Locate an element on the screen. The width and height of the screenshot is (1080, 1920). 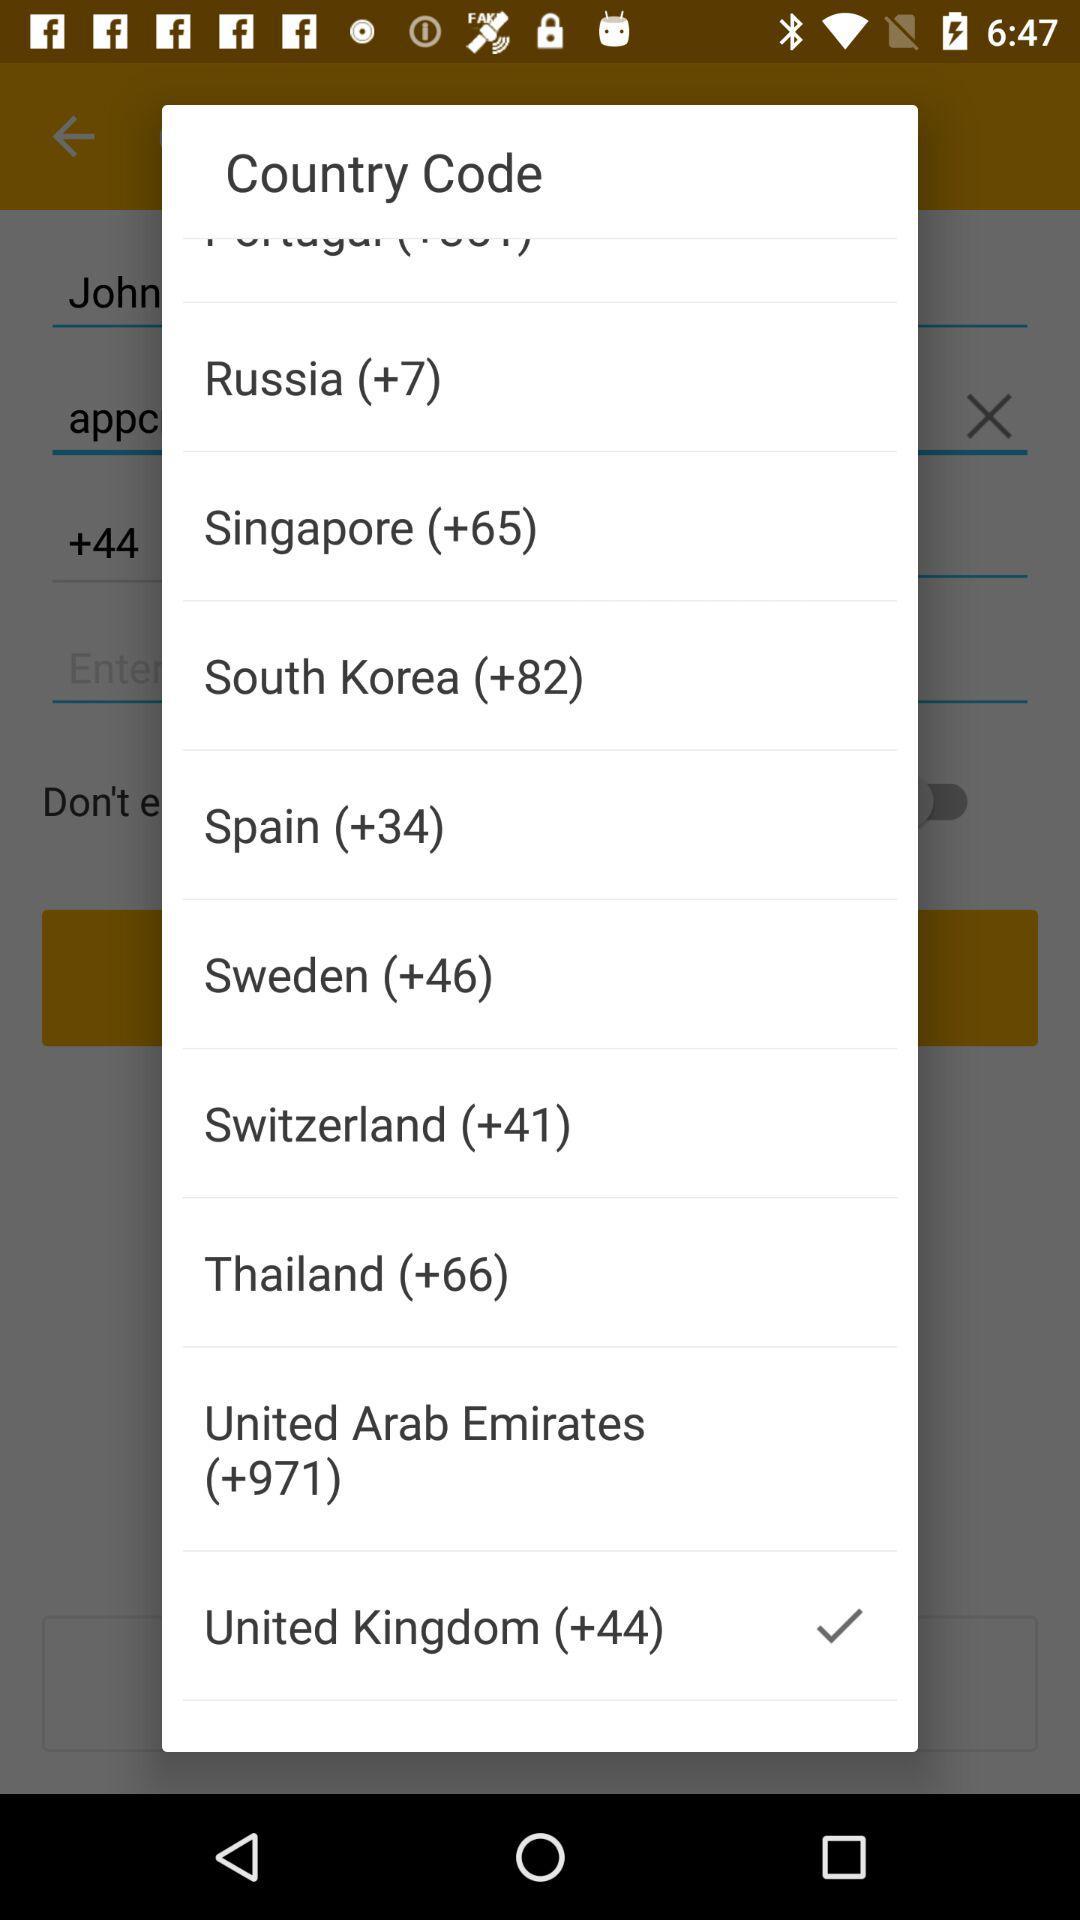
united kingdom (+44) is located at coordinates (482, 1625).